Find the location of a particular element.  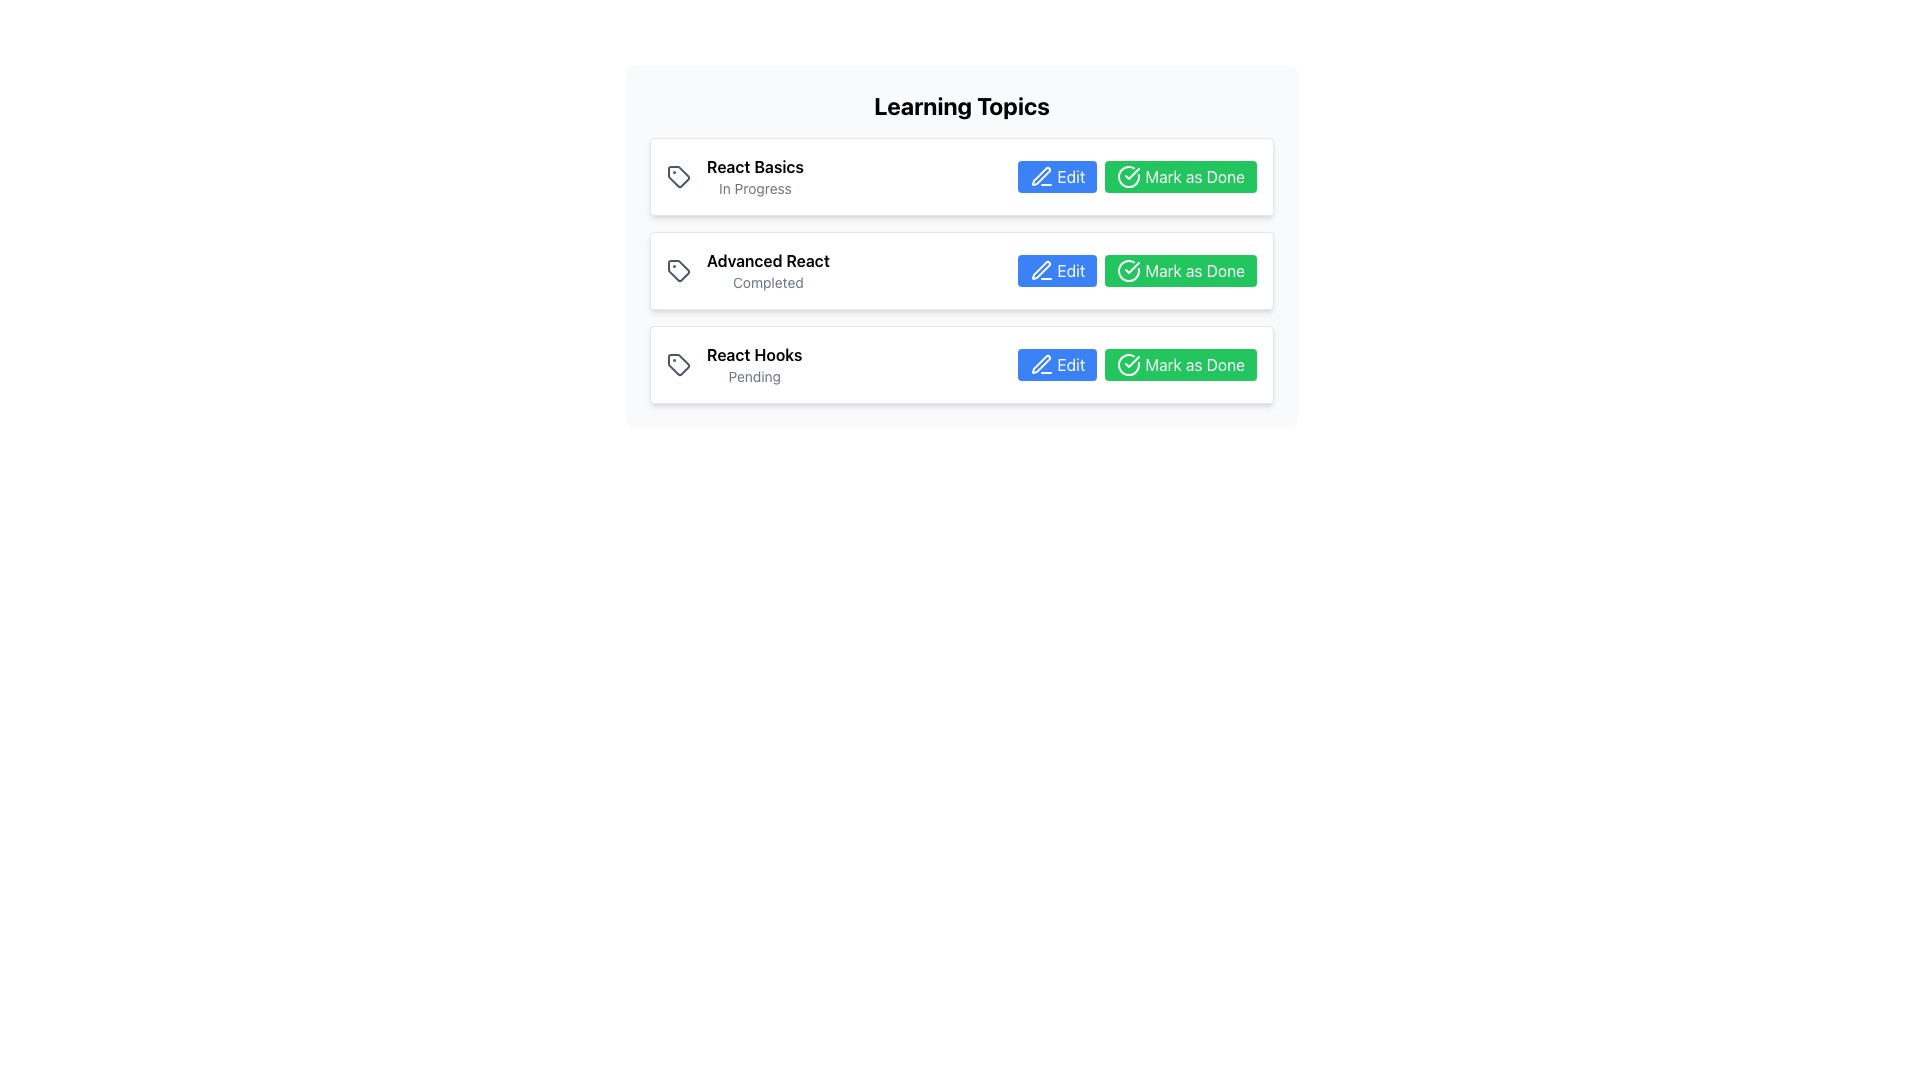

the static text label displaying 'Advanced React', which is styled in bold black font and located in the middle row of the Learning Topics list, positioned above the status text 'Completed' is located at coordinates (767, 260).